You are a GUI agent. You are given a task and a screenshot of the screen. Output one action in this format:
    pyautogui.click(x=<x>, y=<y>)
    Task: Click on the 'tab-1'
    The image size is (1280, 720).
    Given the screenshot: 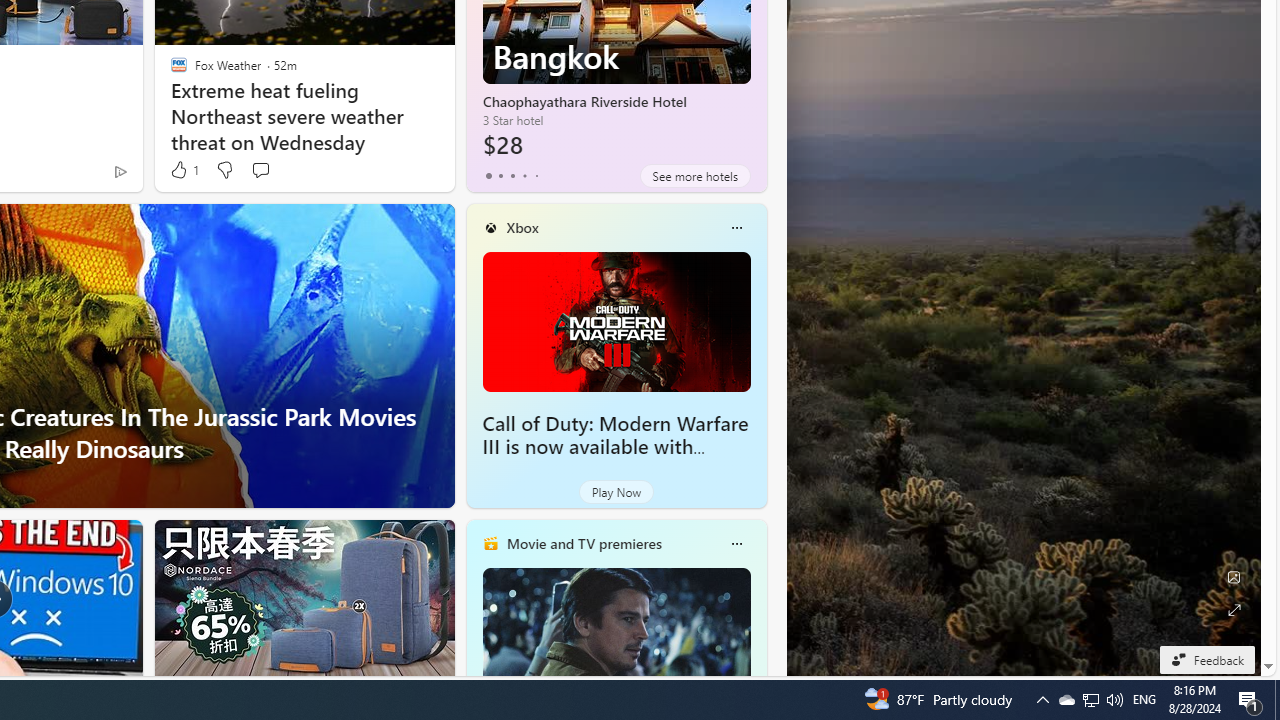 What is the action you would take?
    pyautogui.click(x=500, y=175)
    